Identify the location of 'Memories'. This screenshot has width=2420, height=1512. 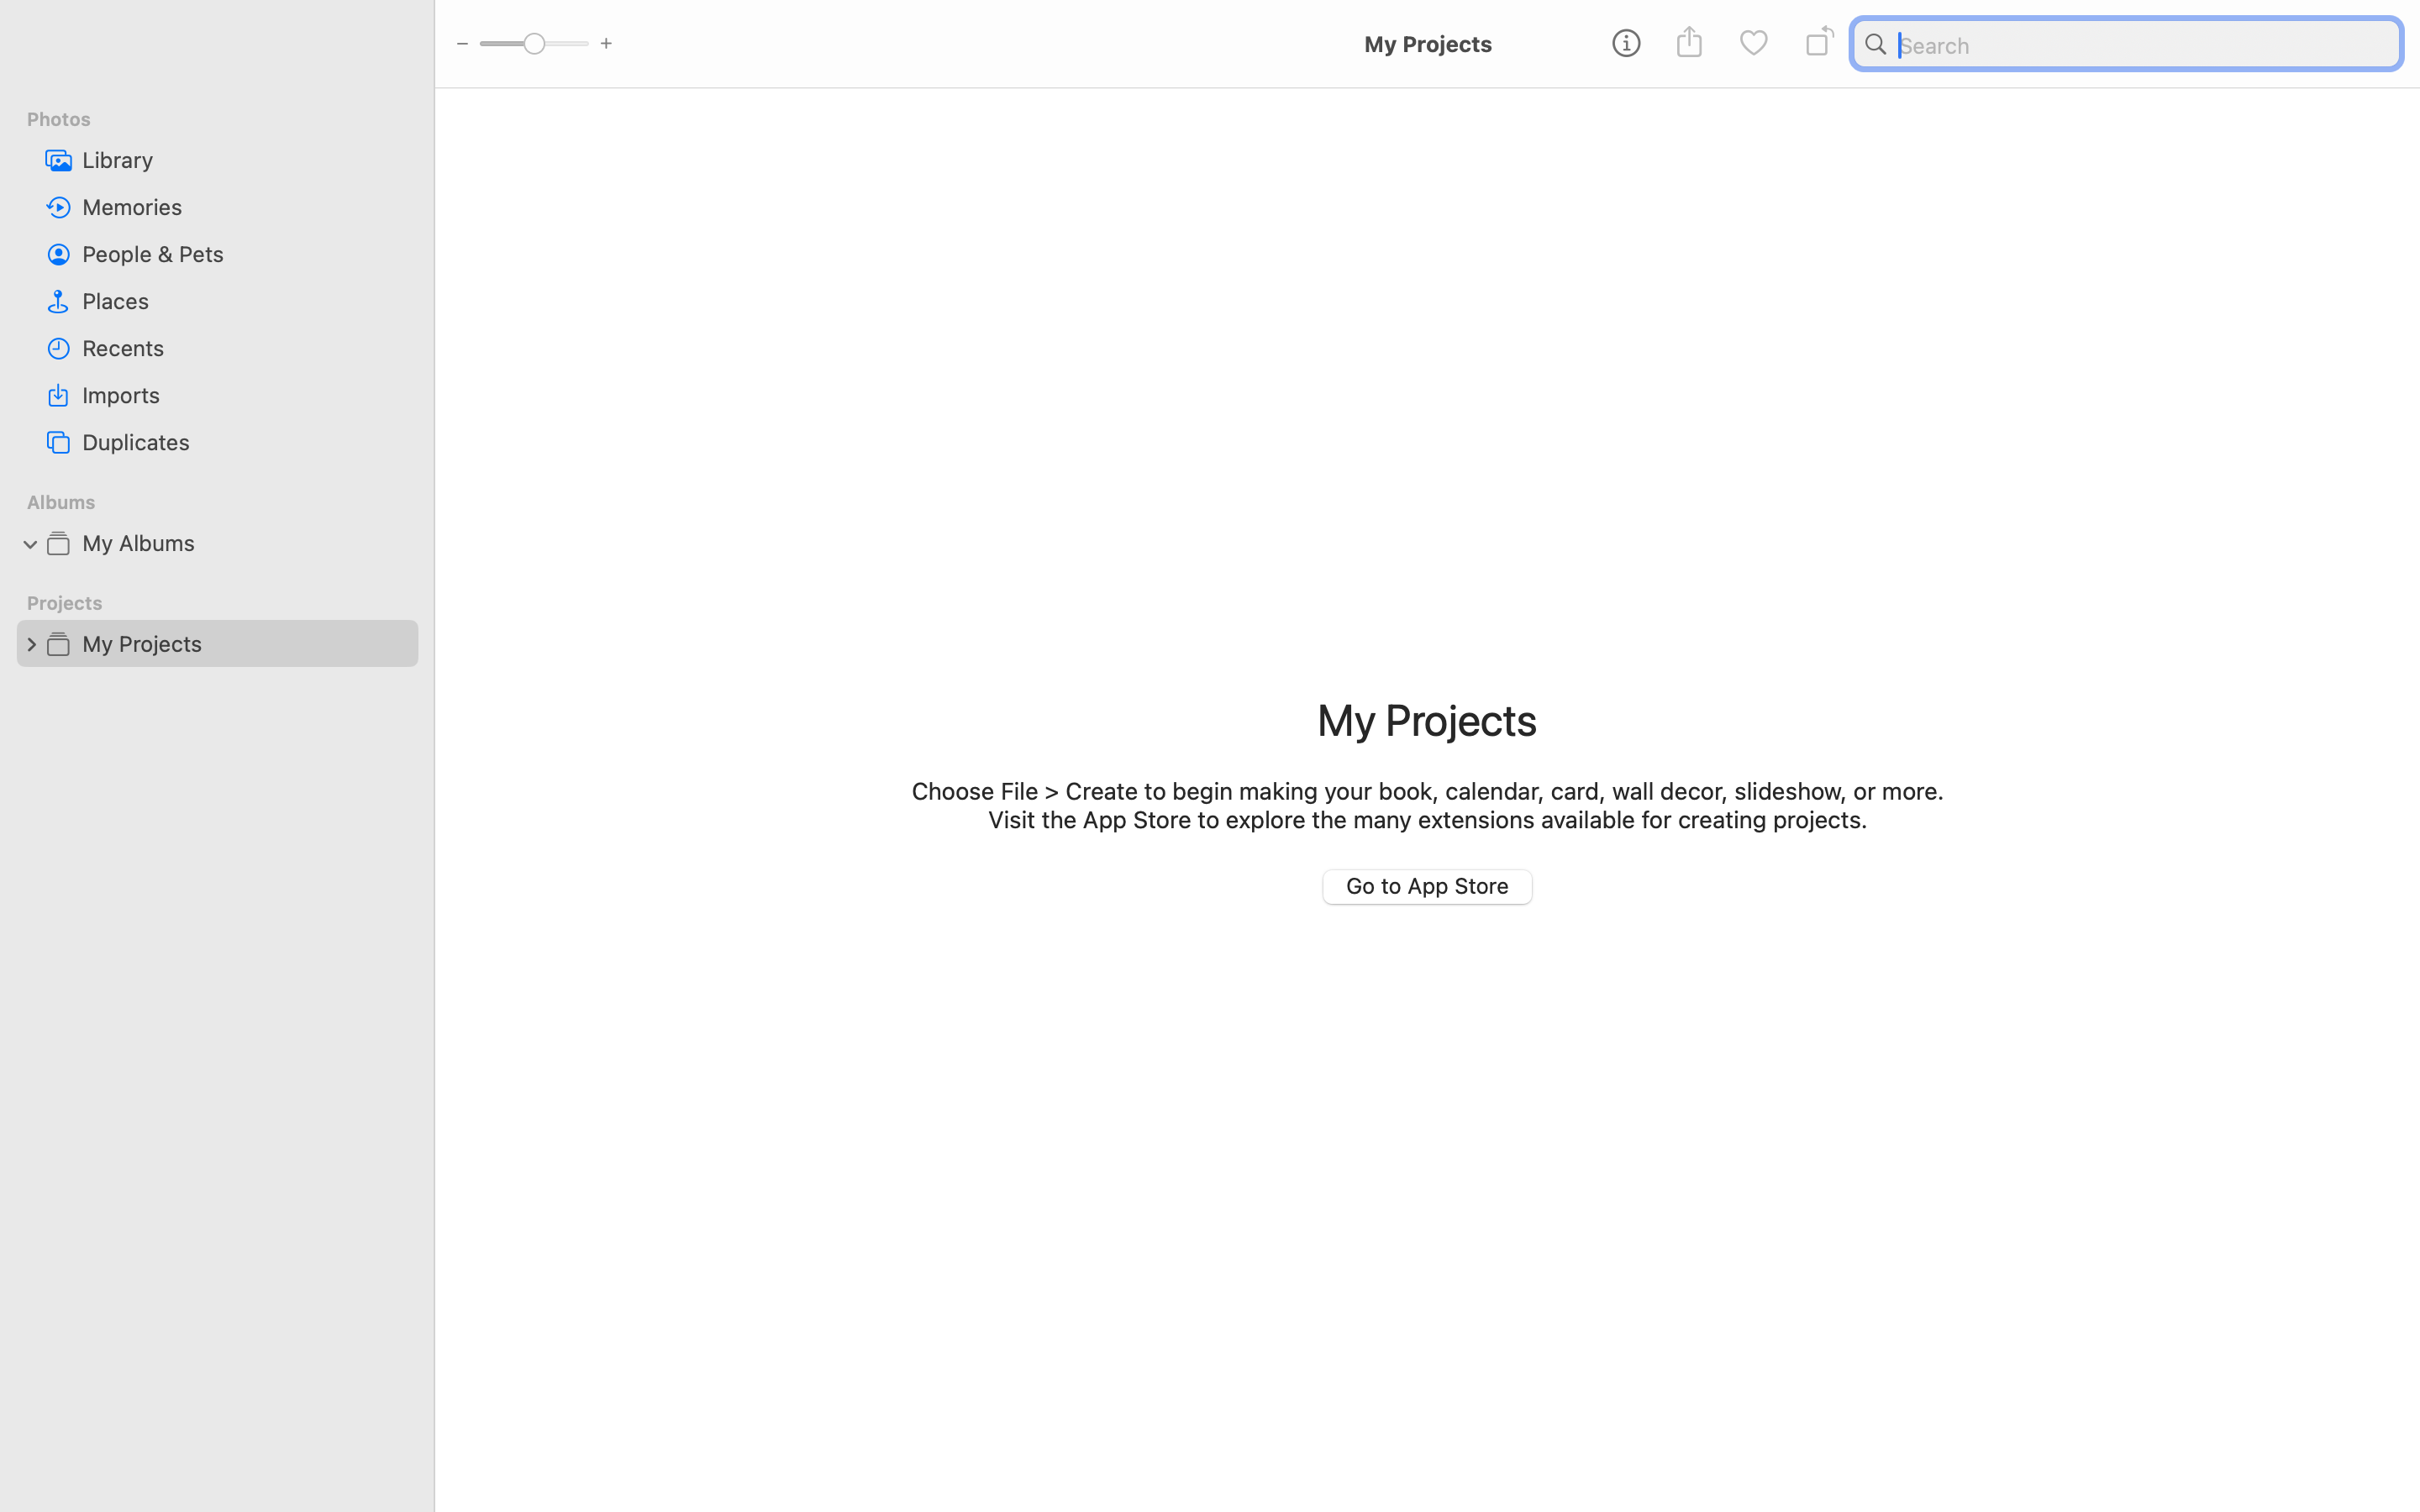
(244, 206).